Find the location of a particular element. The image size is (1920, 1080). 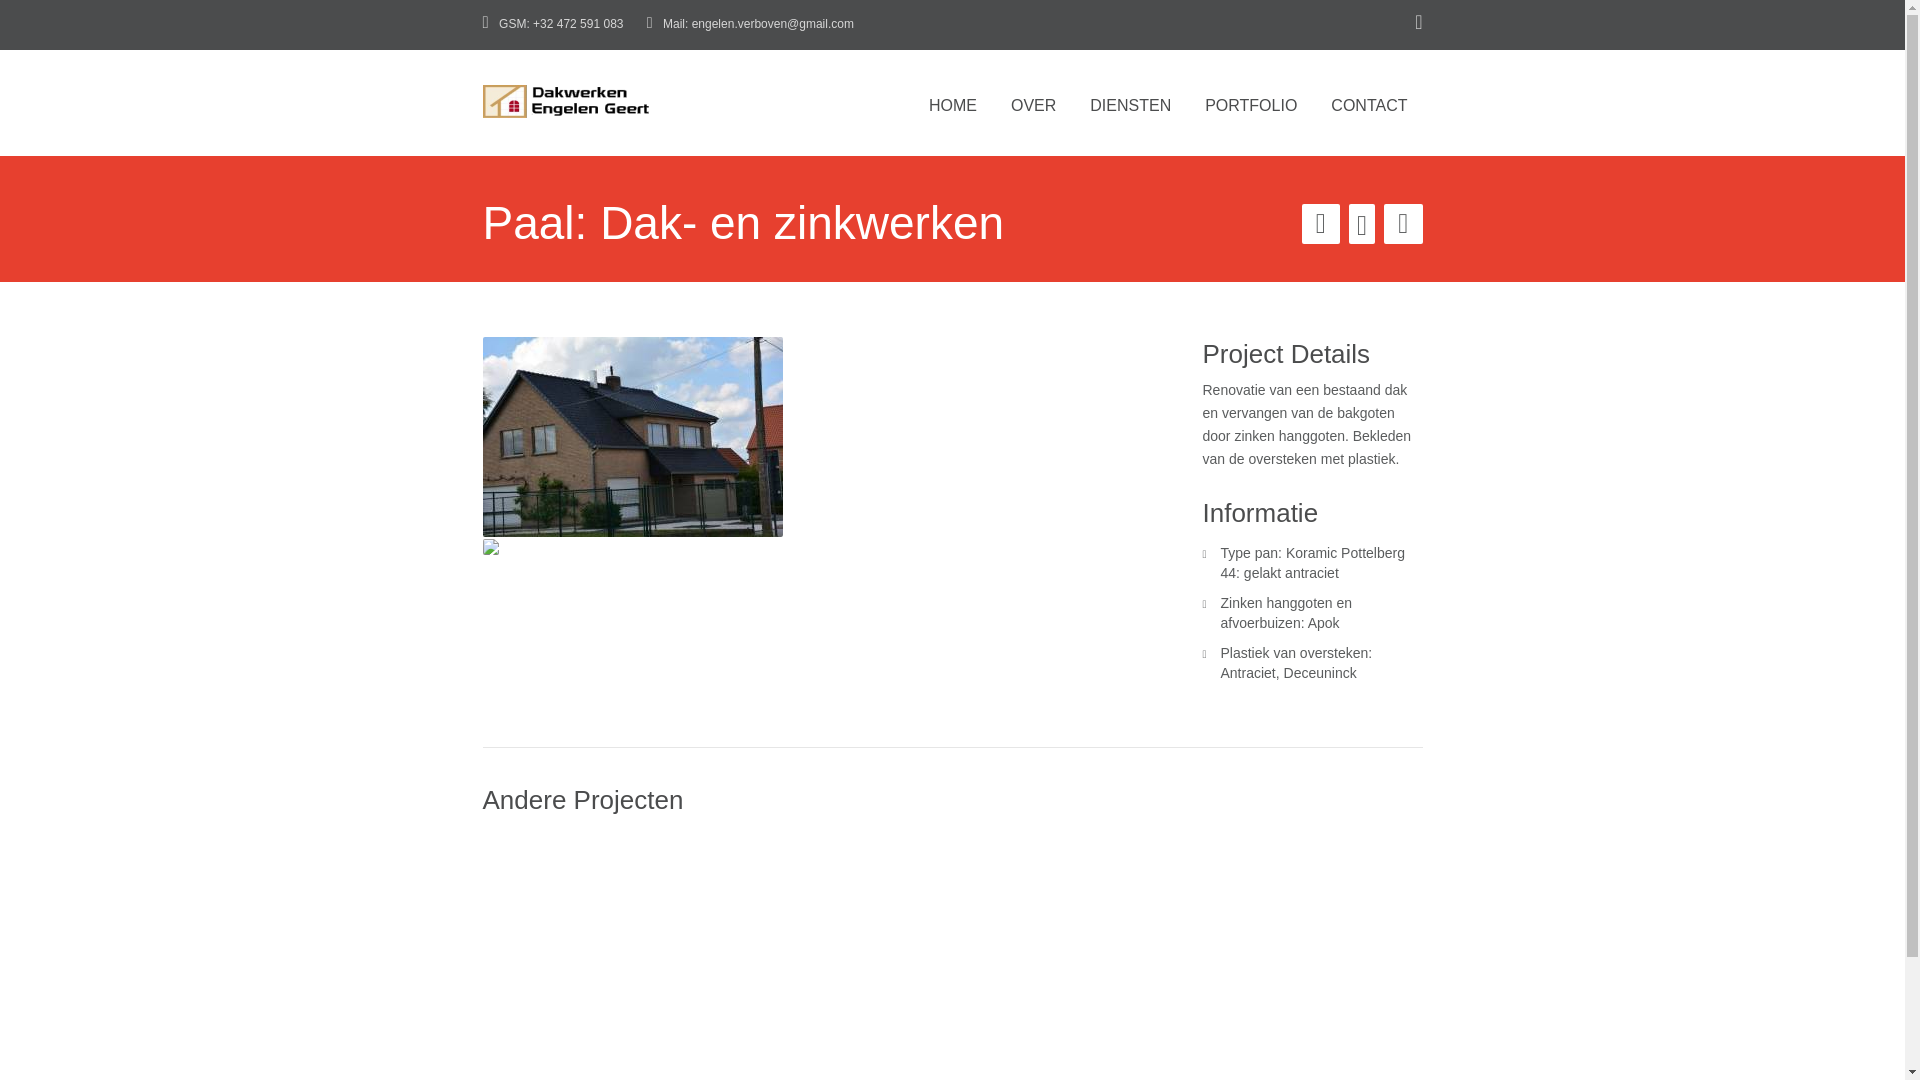

'Zinken hanggoten en afvoerbuizen: Apok' is located at coordinates (1218, 612).